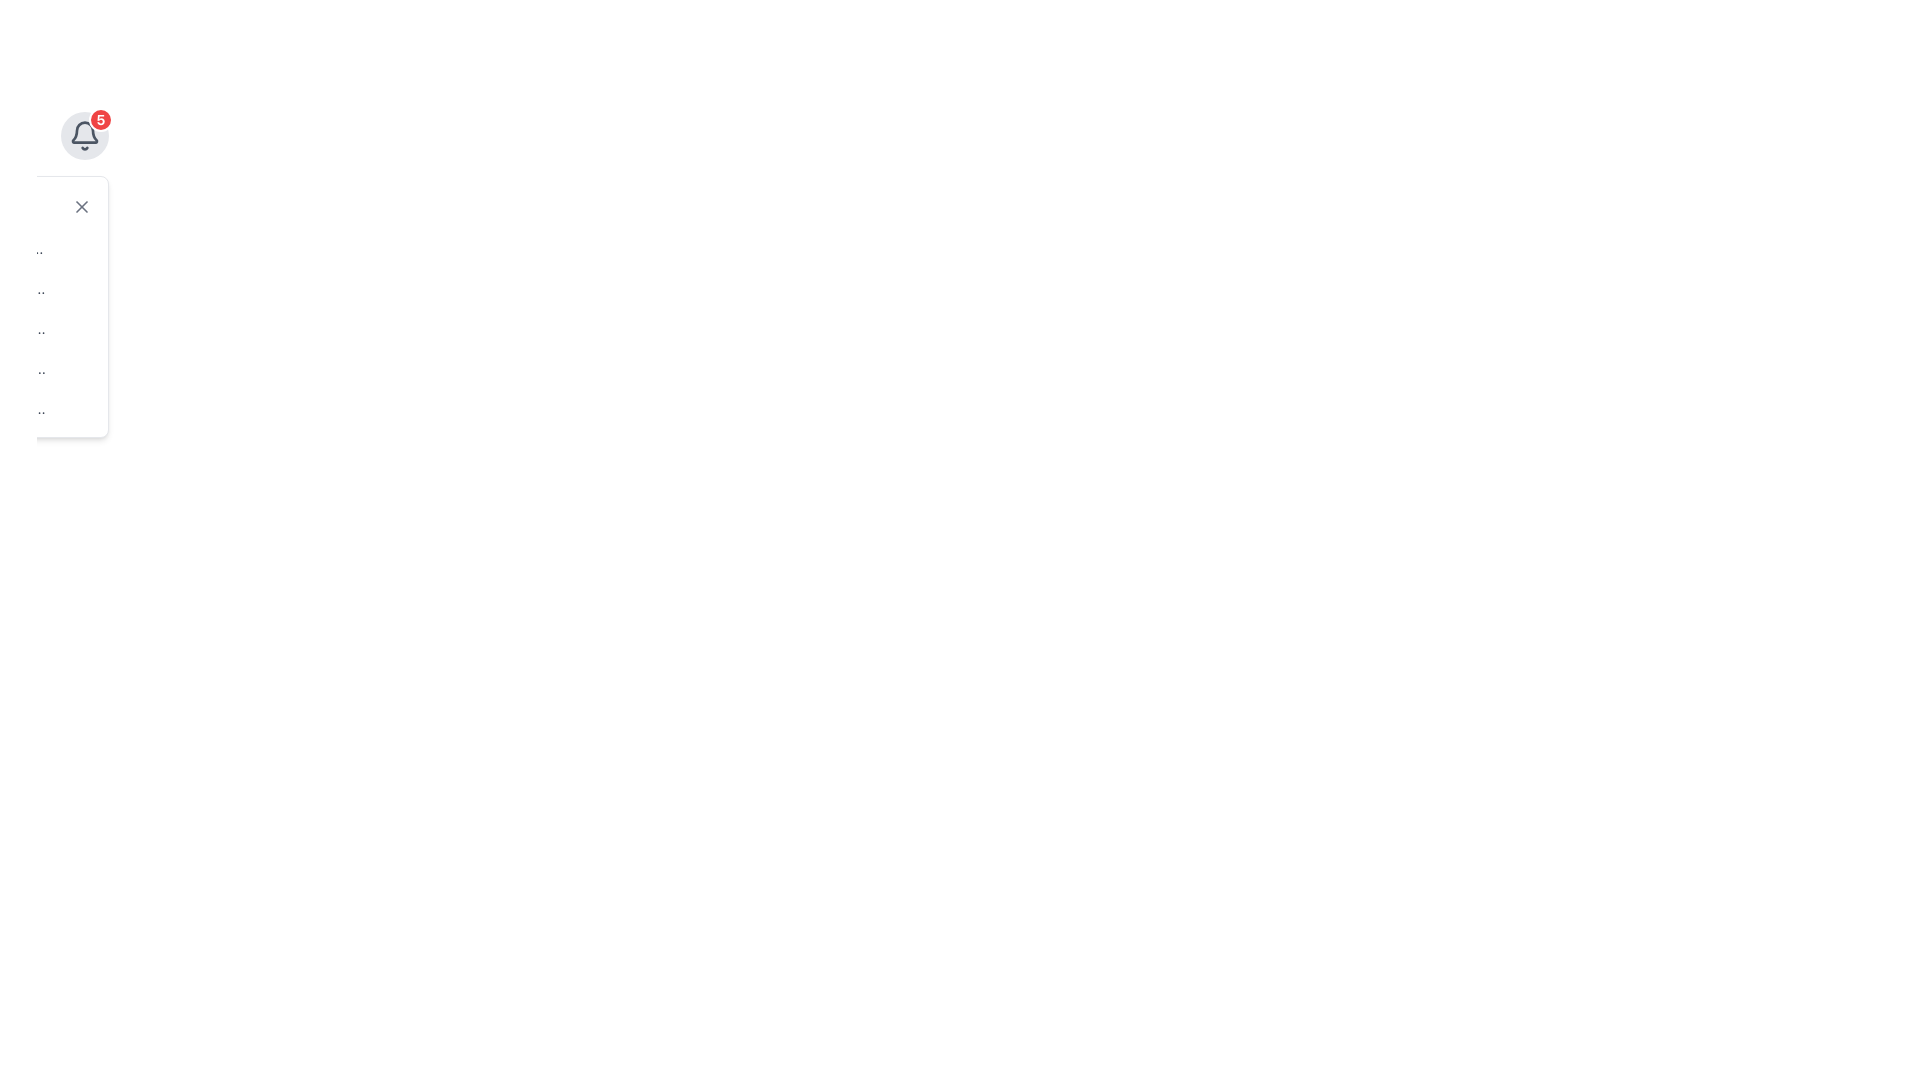  I want to click on the clickable notification icon with badge, so click(84, 135).